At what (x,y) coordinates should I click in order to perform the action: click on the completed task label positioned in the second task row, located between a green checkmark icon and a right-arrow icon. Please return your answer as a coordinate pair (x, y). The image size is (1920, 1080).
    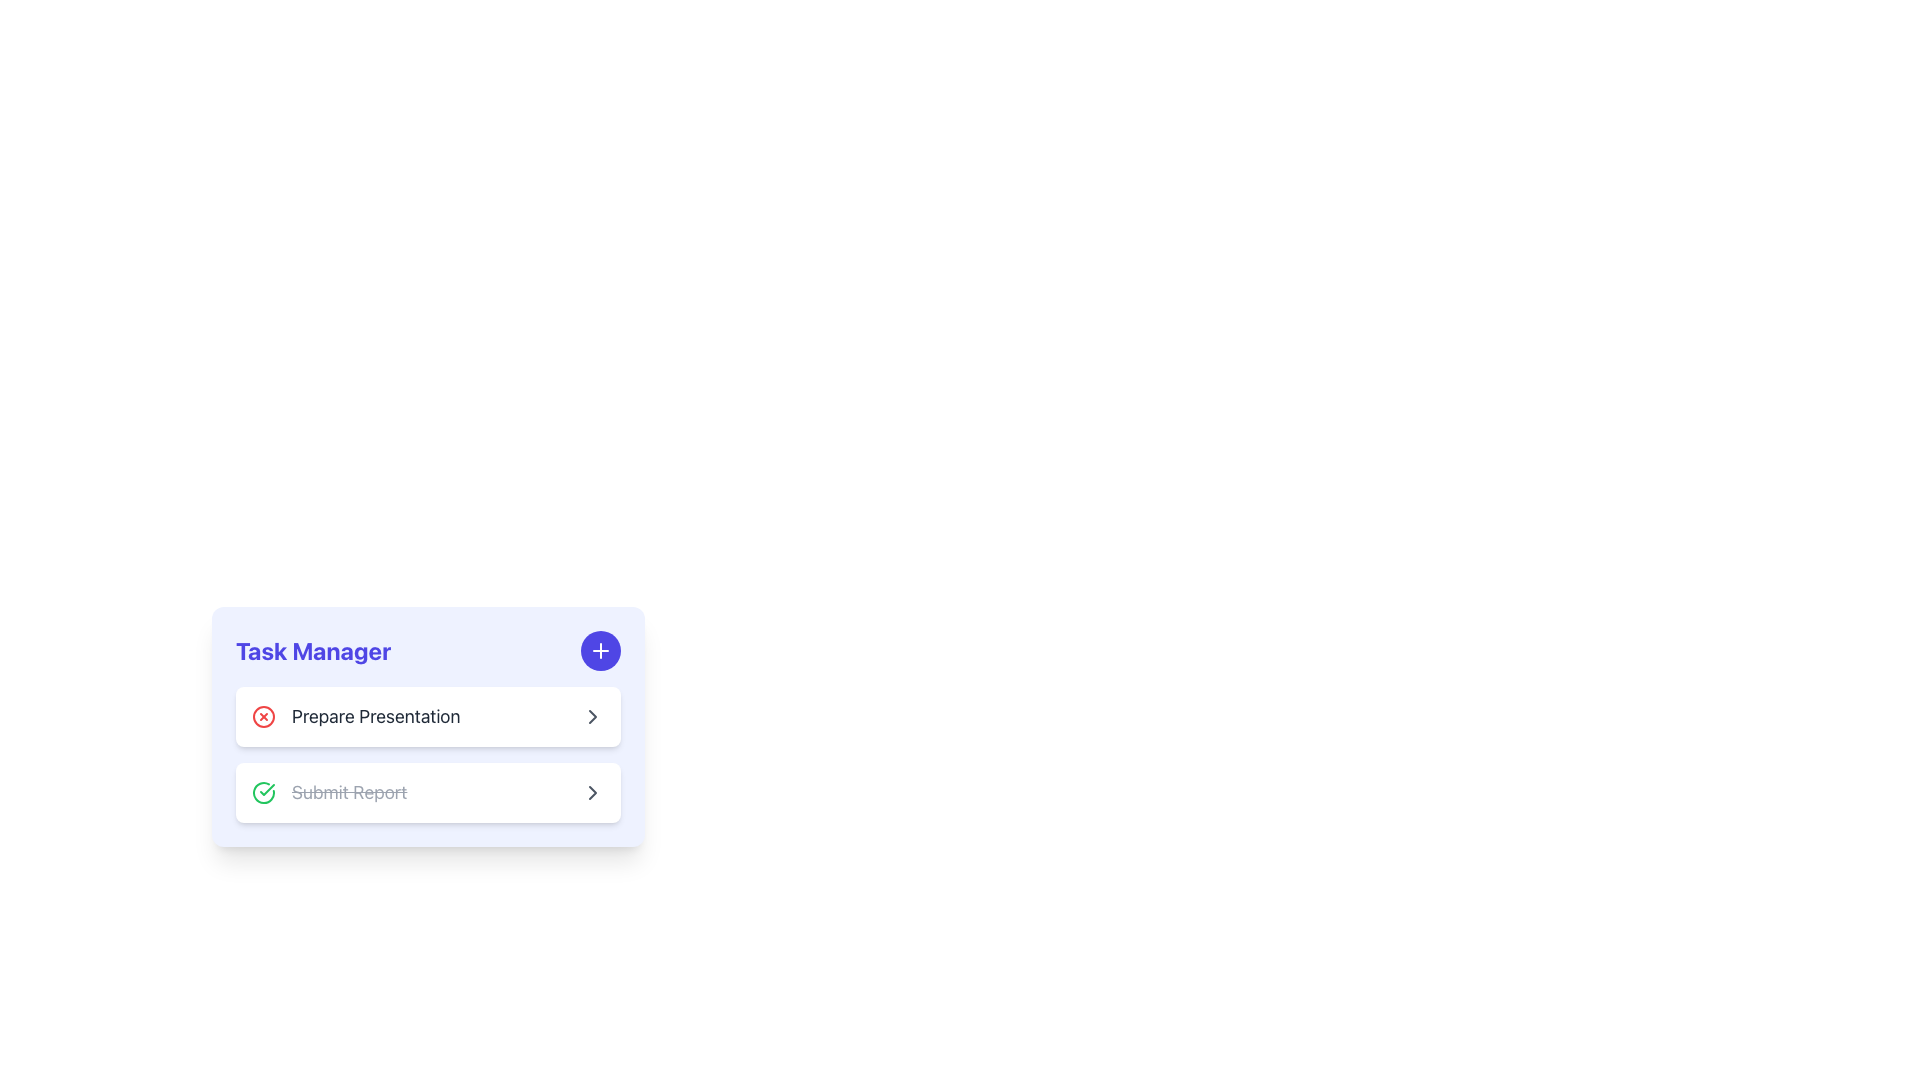
    Looking at the image, I should click on (349, 792).